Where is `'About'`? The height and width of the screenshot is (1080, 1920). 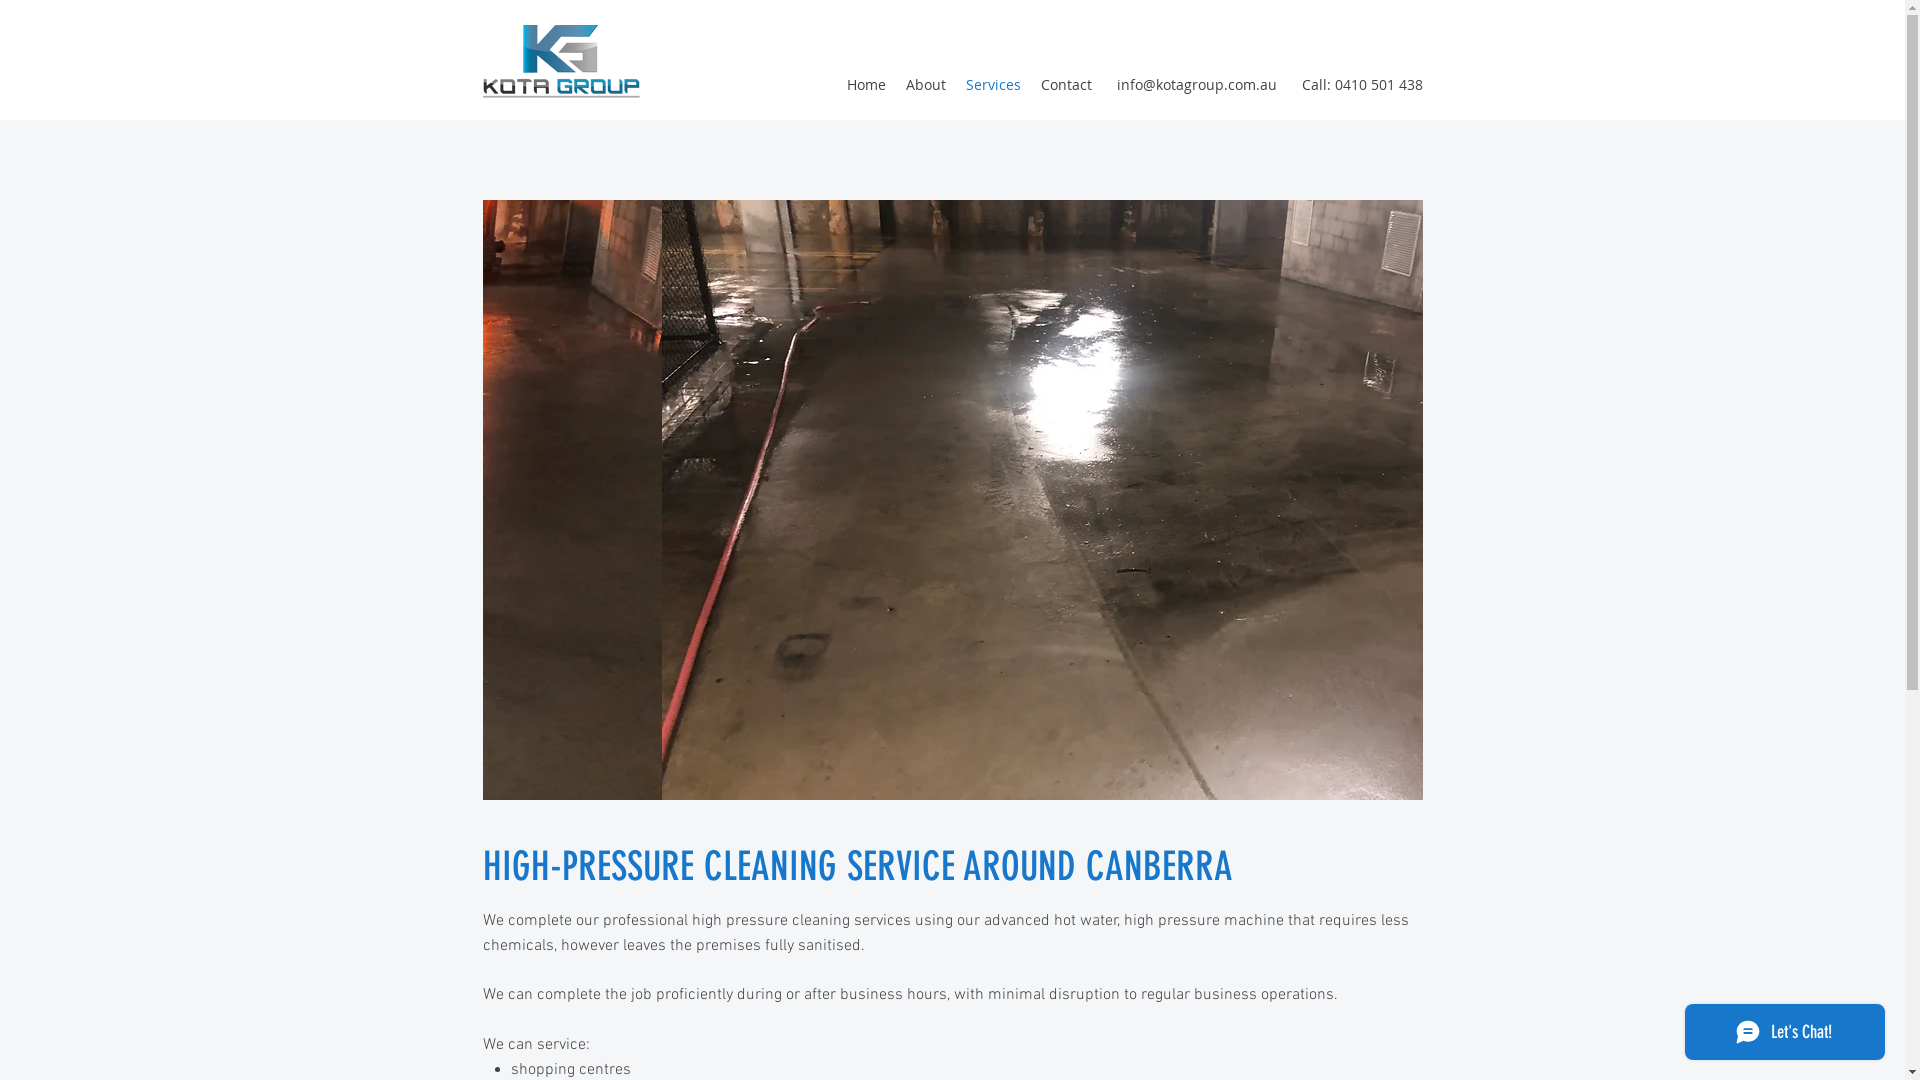
'About' is located at coordinates (925, 83).